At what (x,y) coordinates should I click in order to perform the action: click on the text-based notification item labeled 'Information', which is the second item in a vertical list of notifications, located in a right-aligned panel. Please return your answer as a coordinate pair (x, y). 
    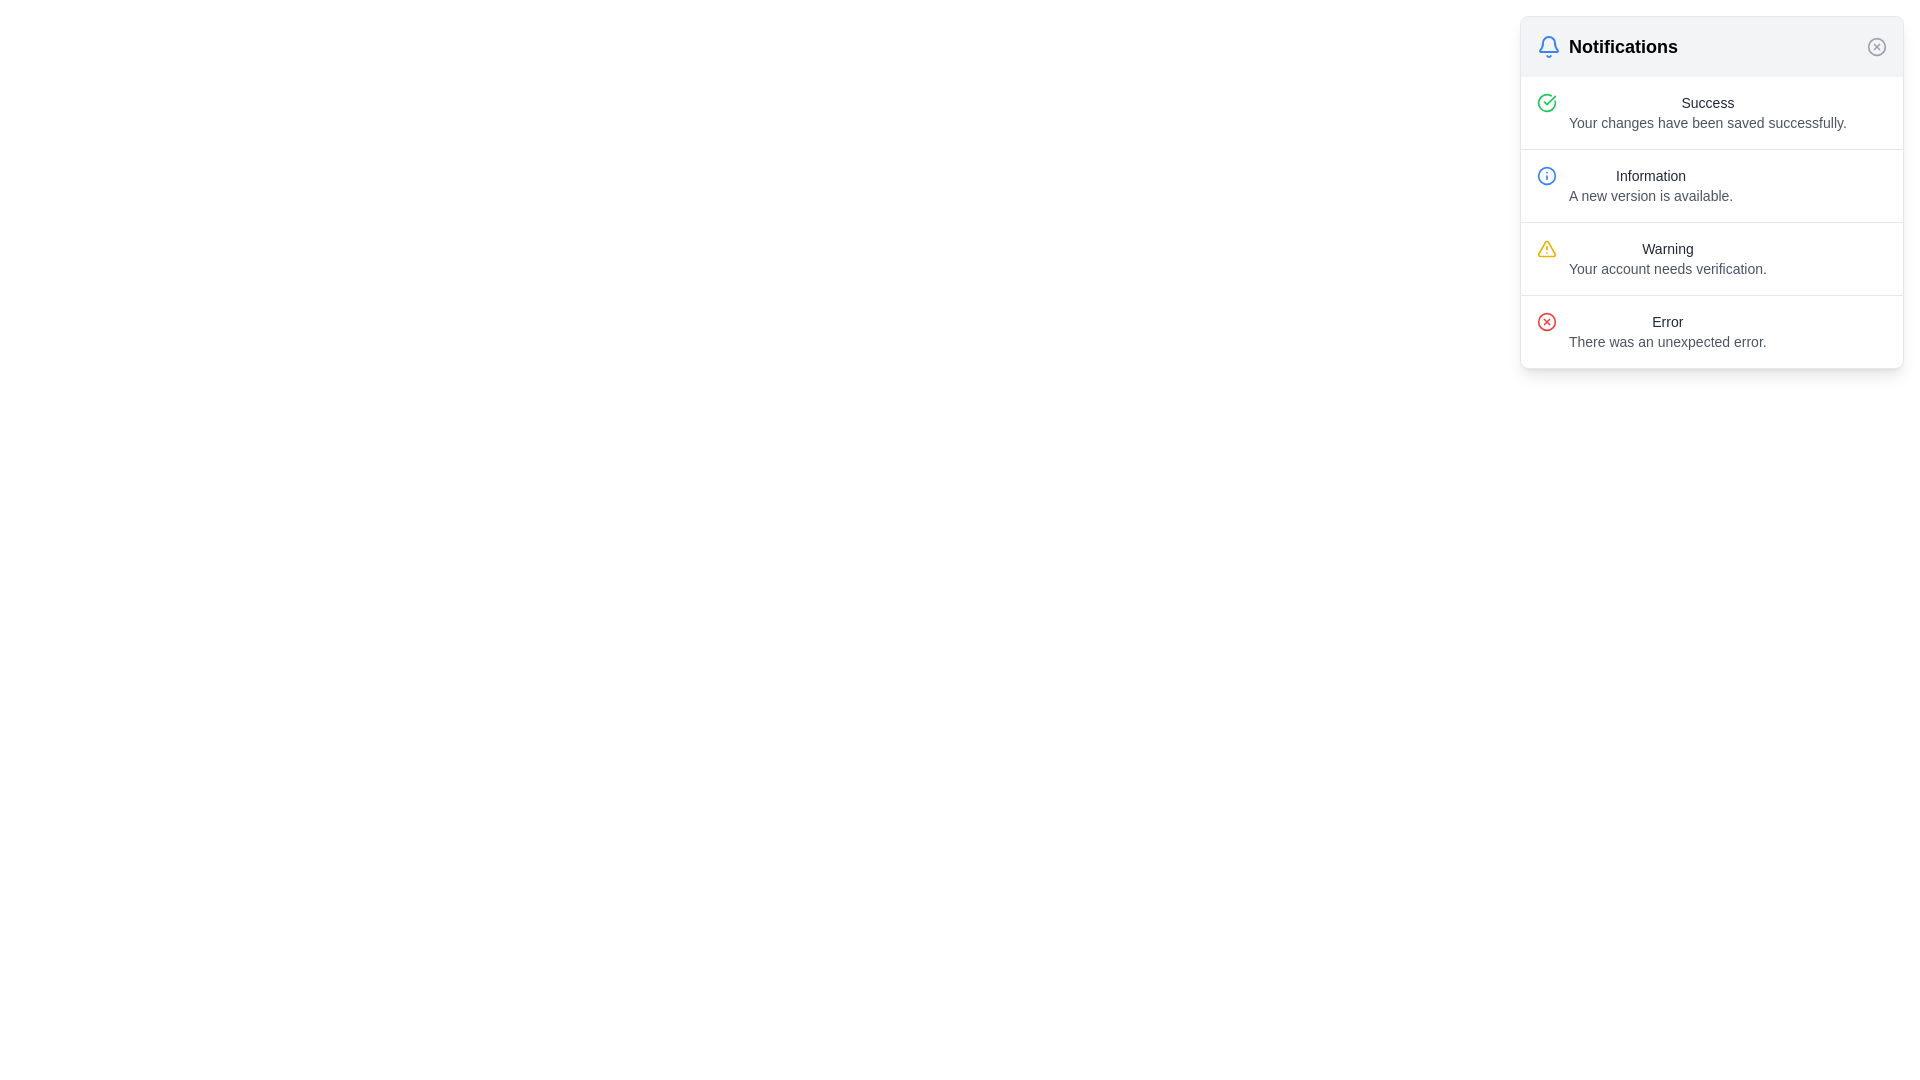
    Looking at the image, I should click on (1651, 185).